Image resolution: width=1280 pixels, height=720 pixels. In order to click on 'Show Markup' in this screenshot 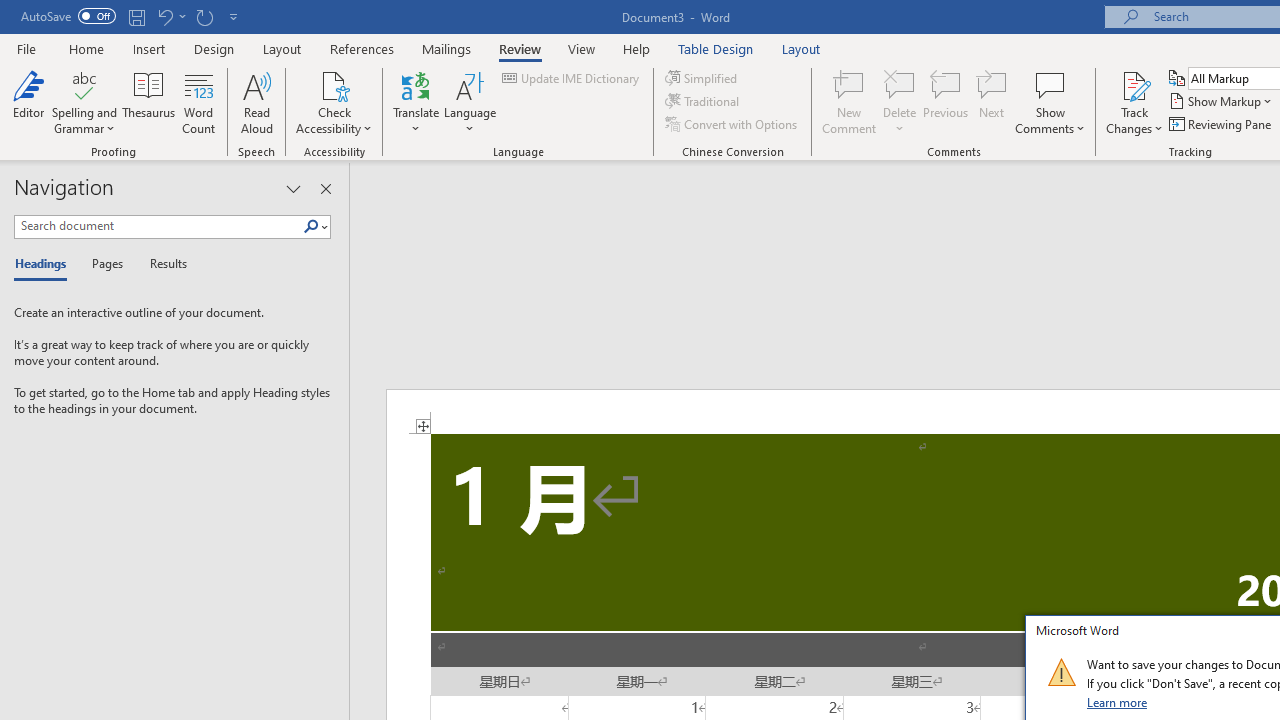, I will do `click(1221, 101)`.